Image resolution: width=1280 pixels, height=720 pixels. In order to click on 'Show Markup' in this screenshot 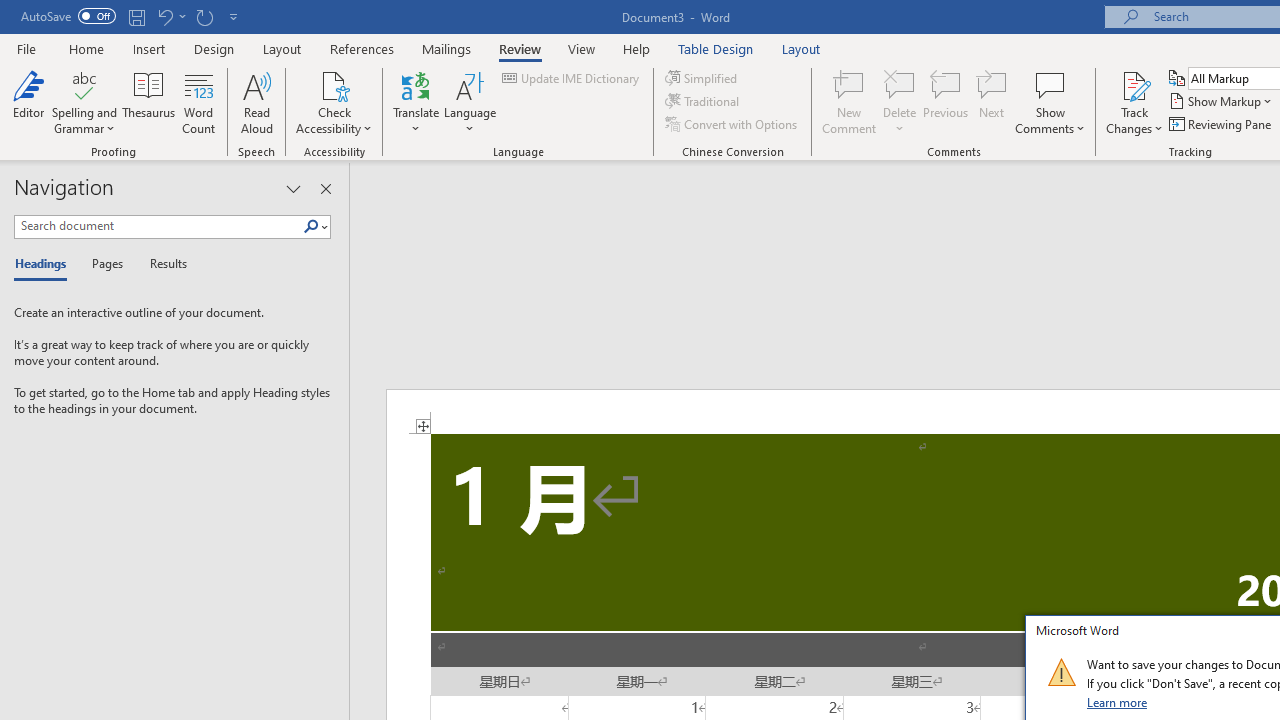, I will do `click(1221, 101)`.